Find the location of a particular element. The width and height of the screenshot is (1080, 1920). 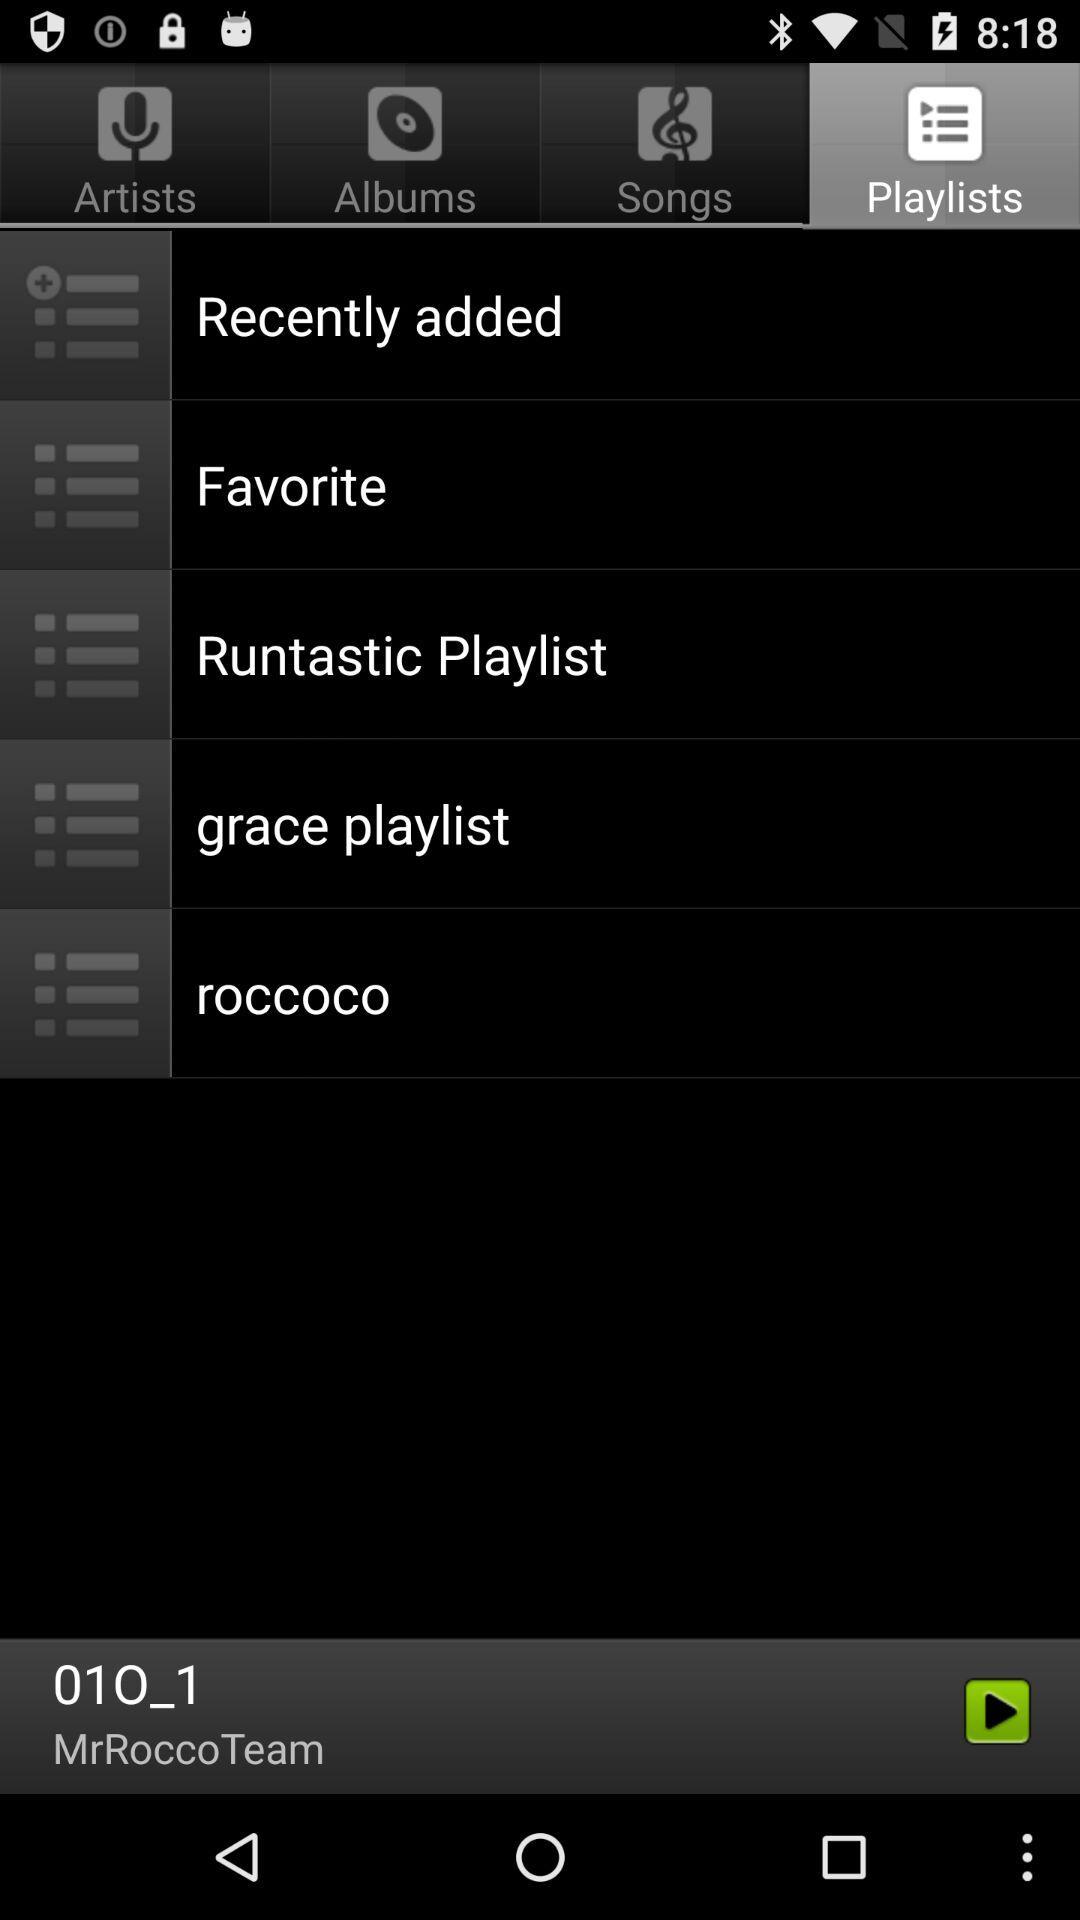

play icon at the bottom right corner is located at coordinates (998, 1711).